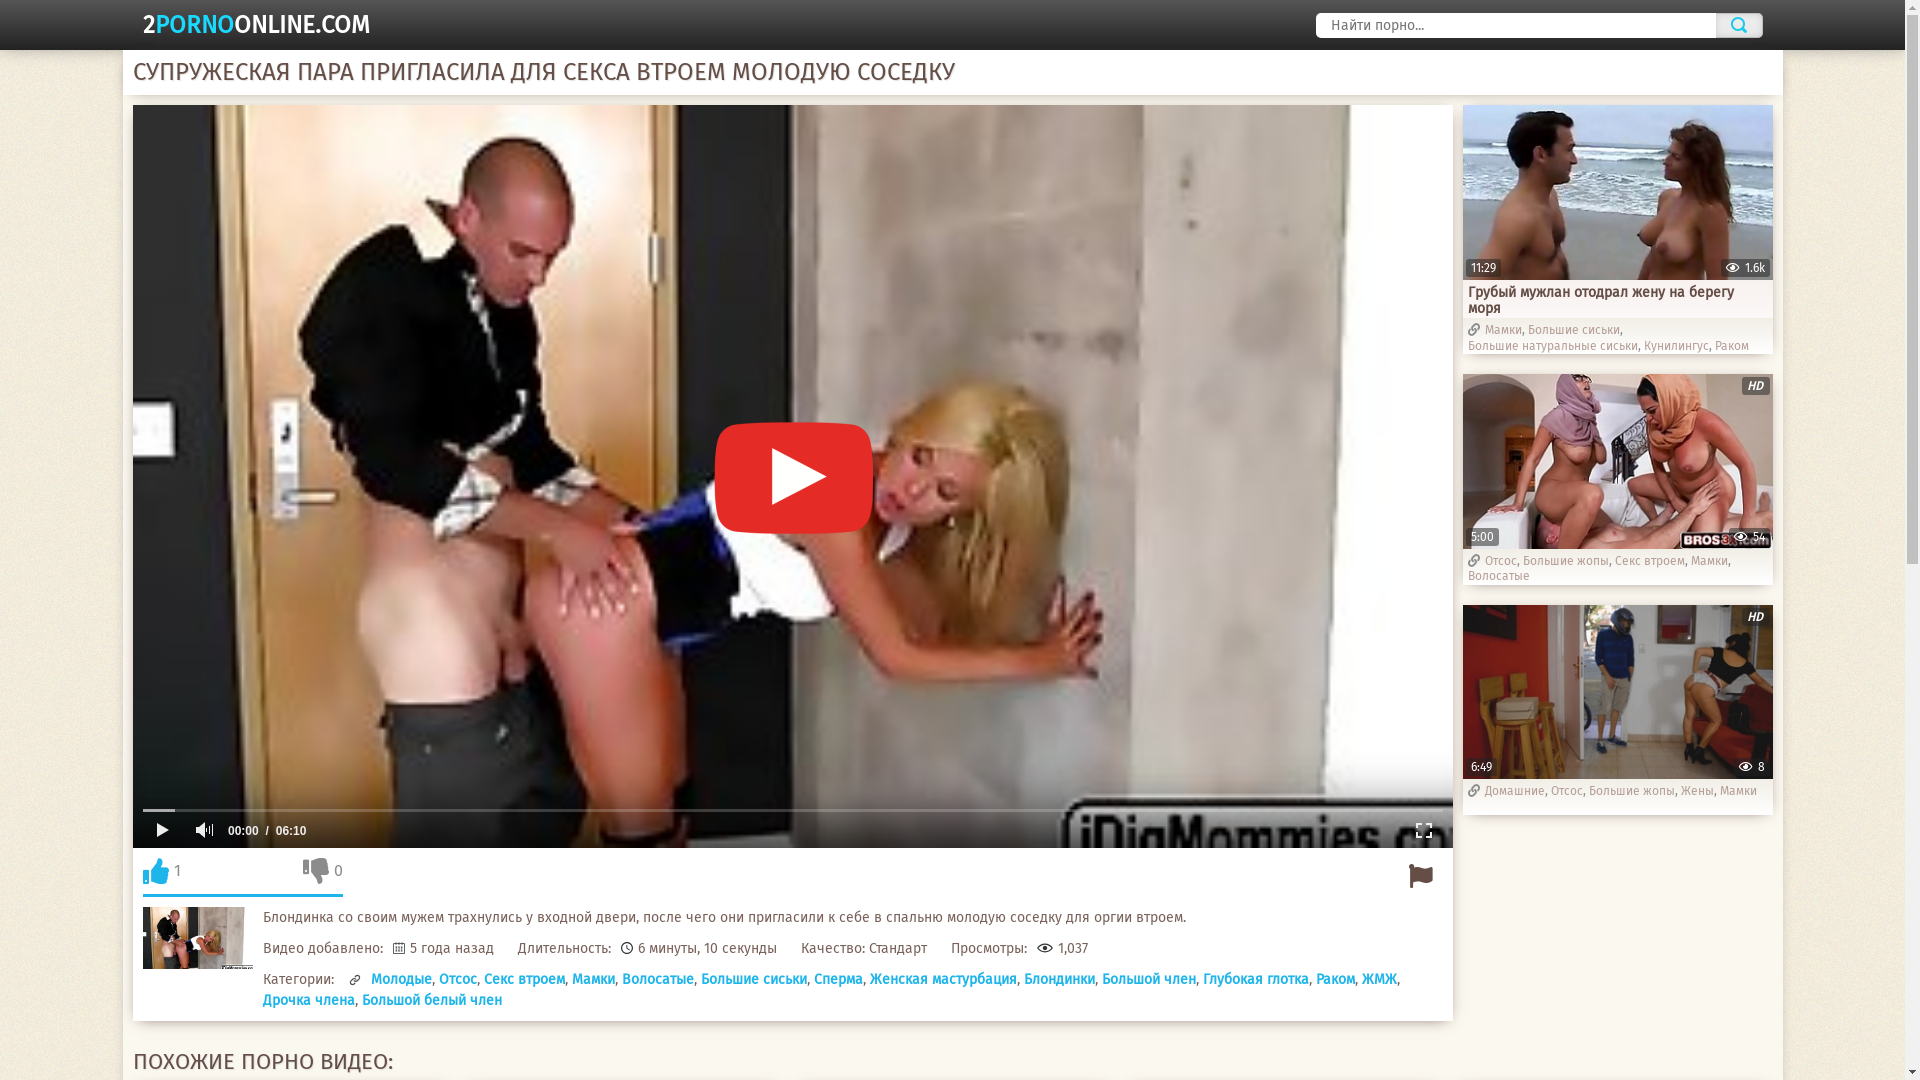 Image resolution: width=1920 pixels, height=1080 pixels. Describe the element at coordinates (254, 24) in the screenshot. I see `'2PORNOONLINE.COM'` at that location.